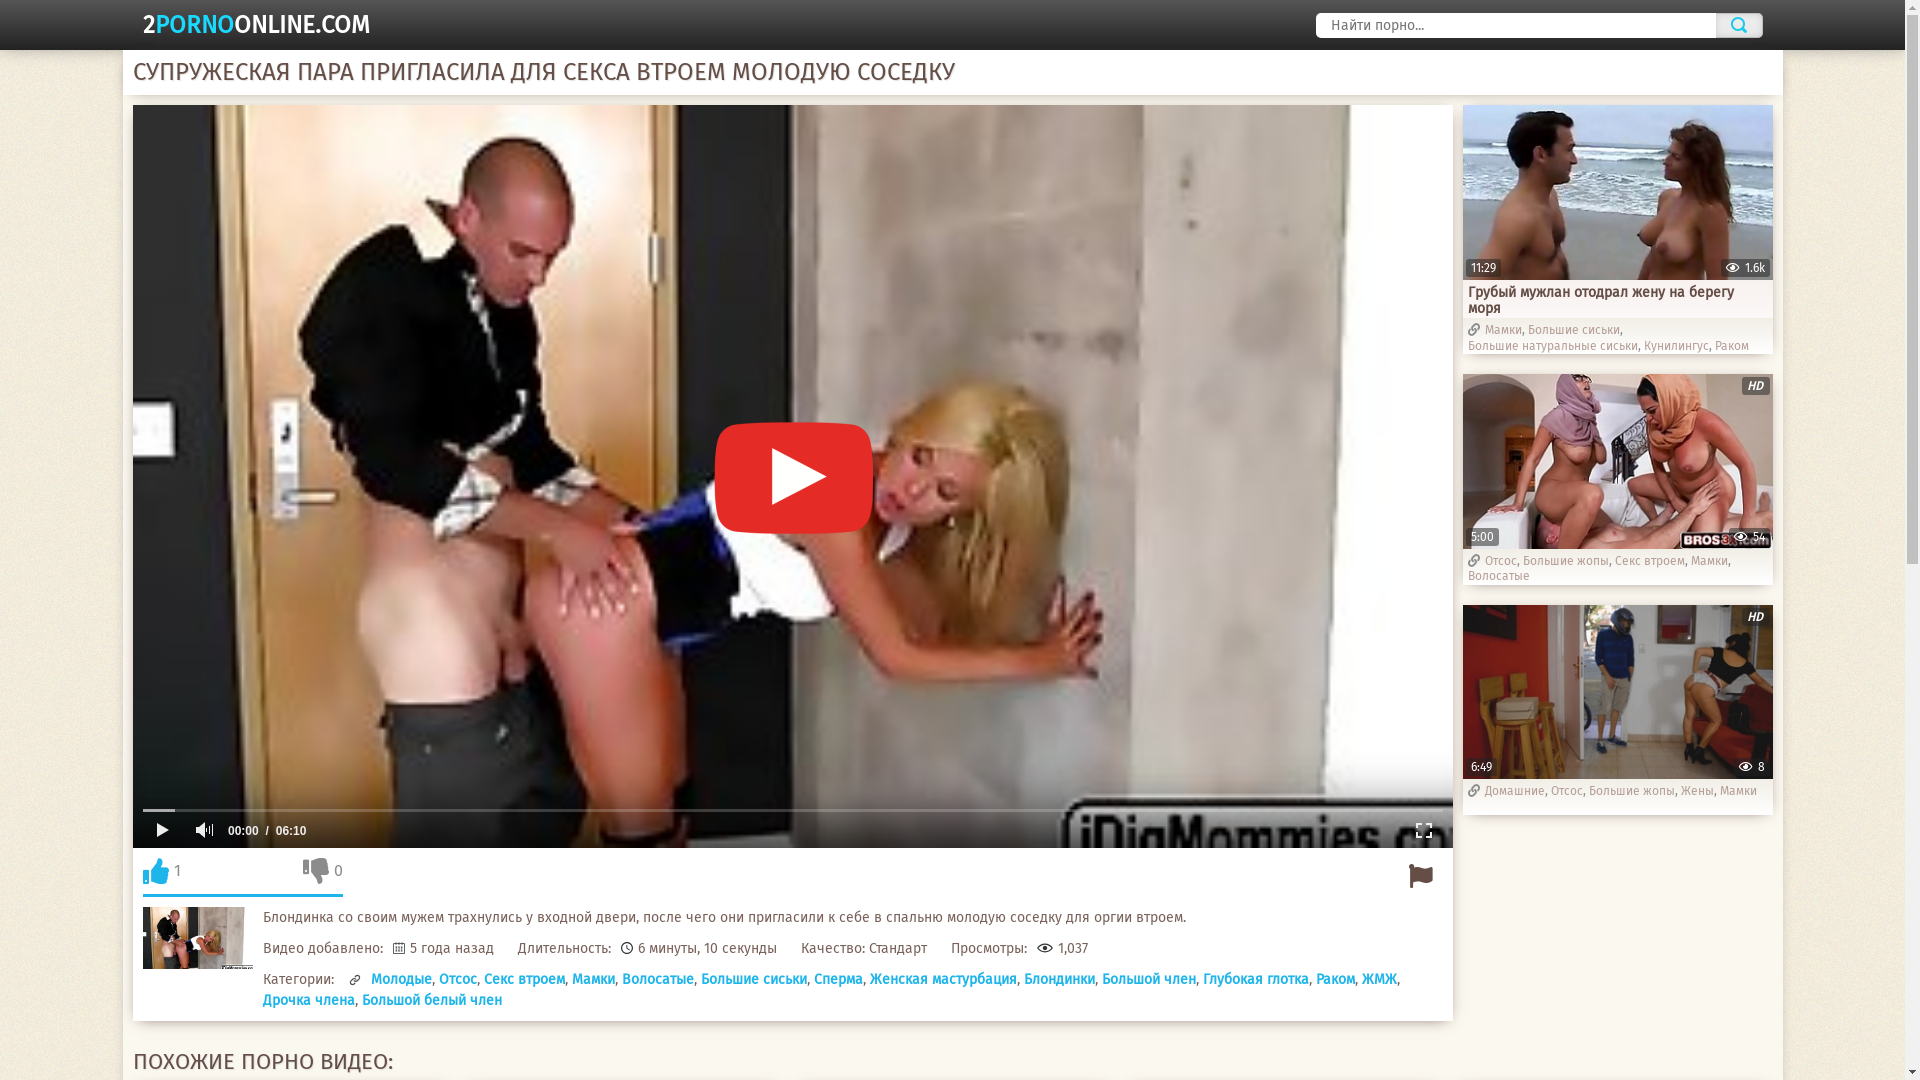 Image resolution: width=1920 pixels, height=1080 pixels. Describe the element at coordinates (254, 24) in the screenshot. I see `'2PORNOONLINE.COM'` at that location.